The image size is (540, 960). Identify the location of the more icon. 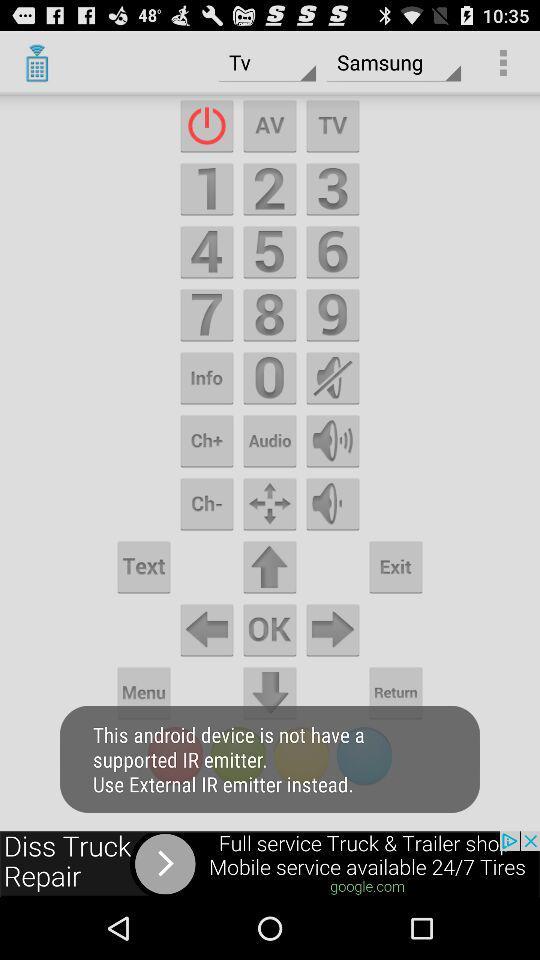
(205, 471).